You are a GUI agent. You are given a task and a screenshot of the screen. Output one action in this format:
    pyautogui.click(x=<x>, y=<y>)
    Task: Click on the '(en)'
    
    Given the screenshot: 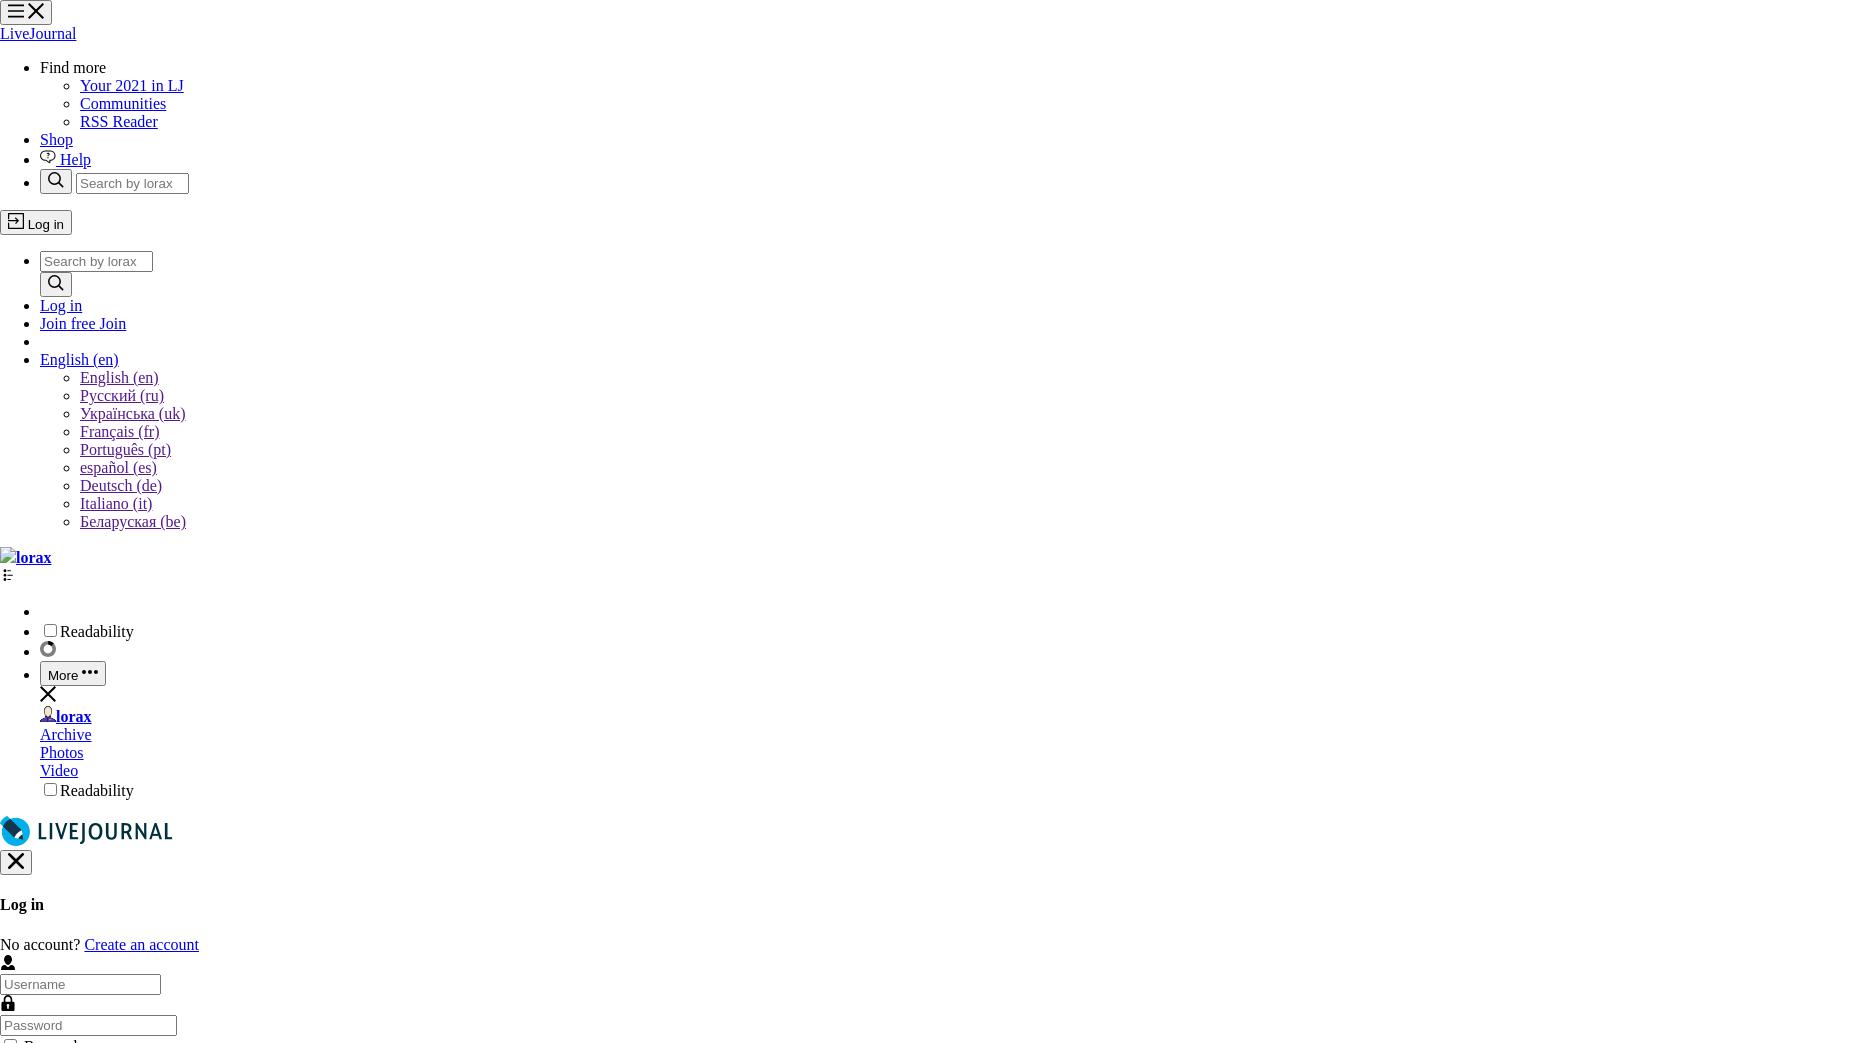 What is the action you would take?
    pyautogui.click(x=104, y=358)
    